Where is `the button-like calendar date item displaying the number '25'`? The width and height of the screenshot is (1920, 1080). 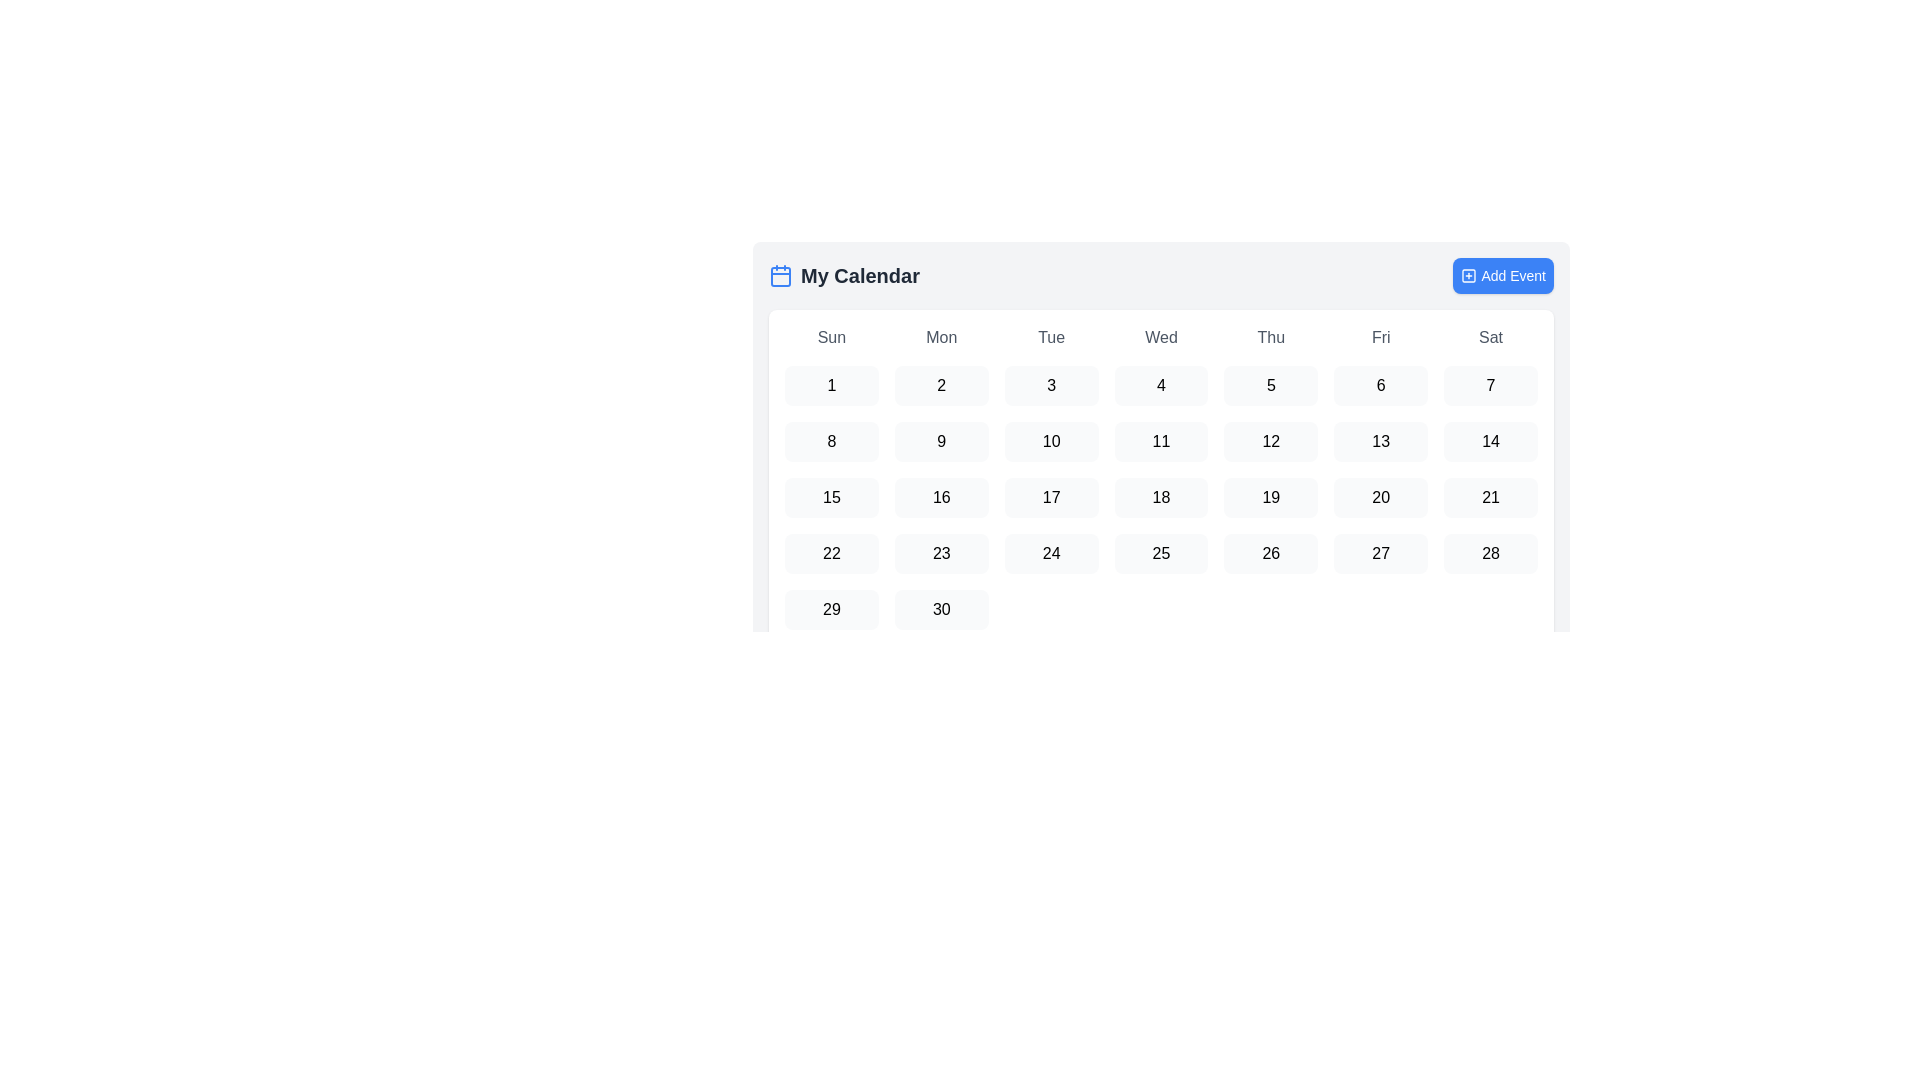
the button-like calendar date item displaying the number '25' is located at coordinates (1161, 554).